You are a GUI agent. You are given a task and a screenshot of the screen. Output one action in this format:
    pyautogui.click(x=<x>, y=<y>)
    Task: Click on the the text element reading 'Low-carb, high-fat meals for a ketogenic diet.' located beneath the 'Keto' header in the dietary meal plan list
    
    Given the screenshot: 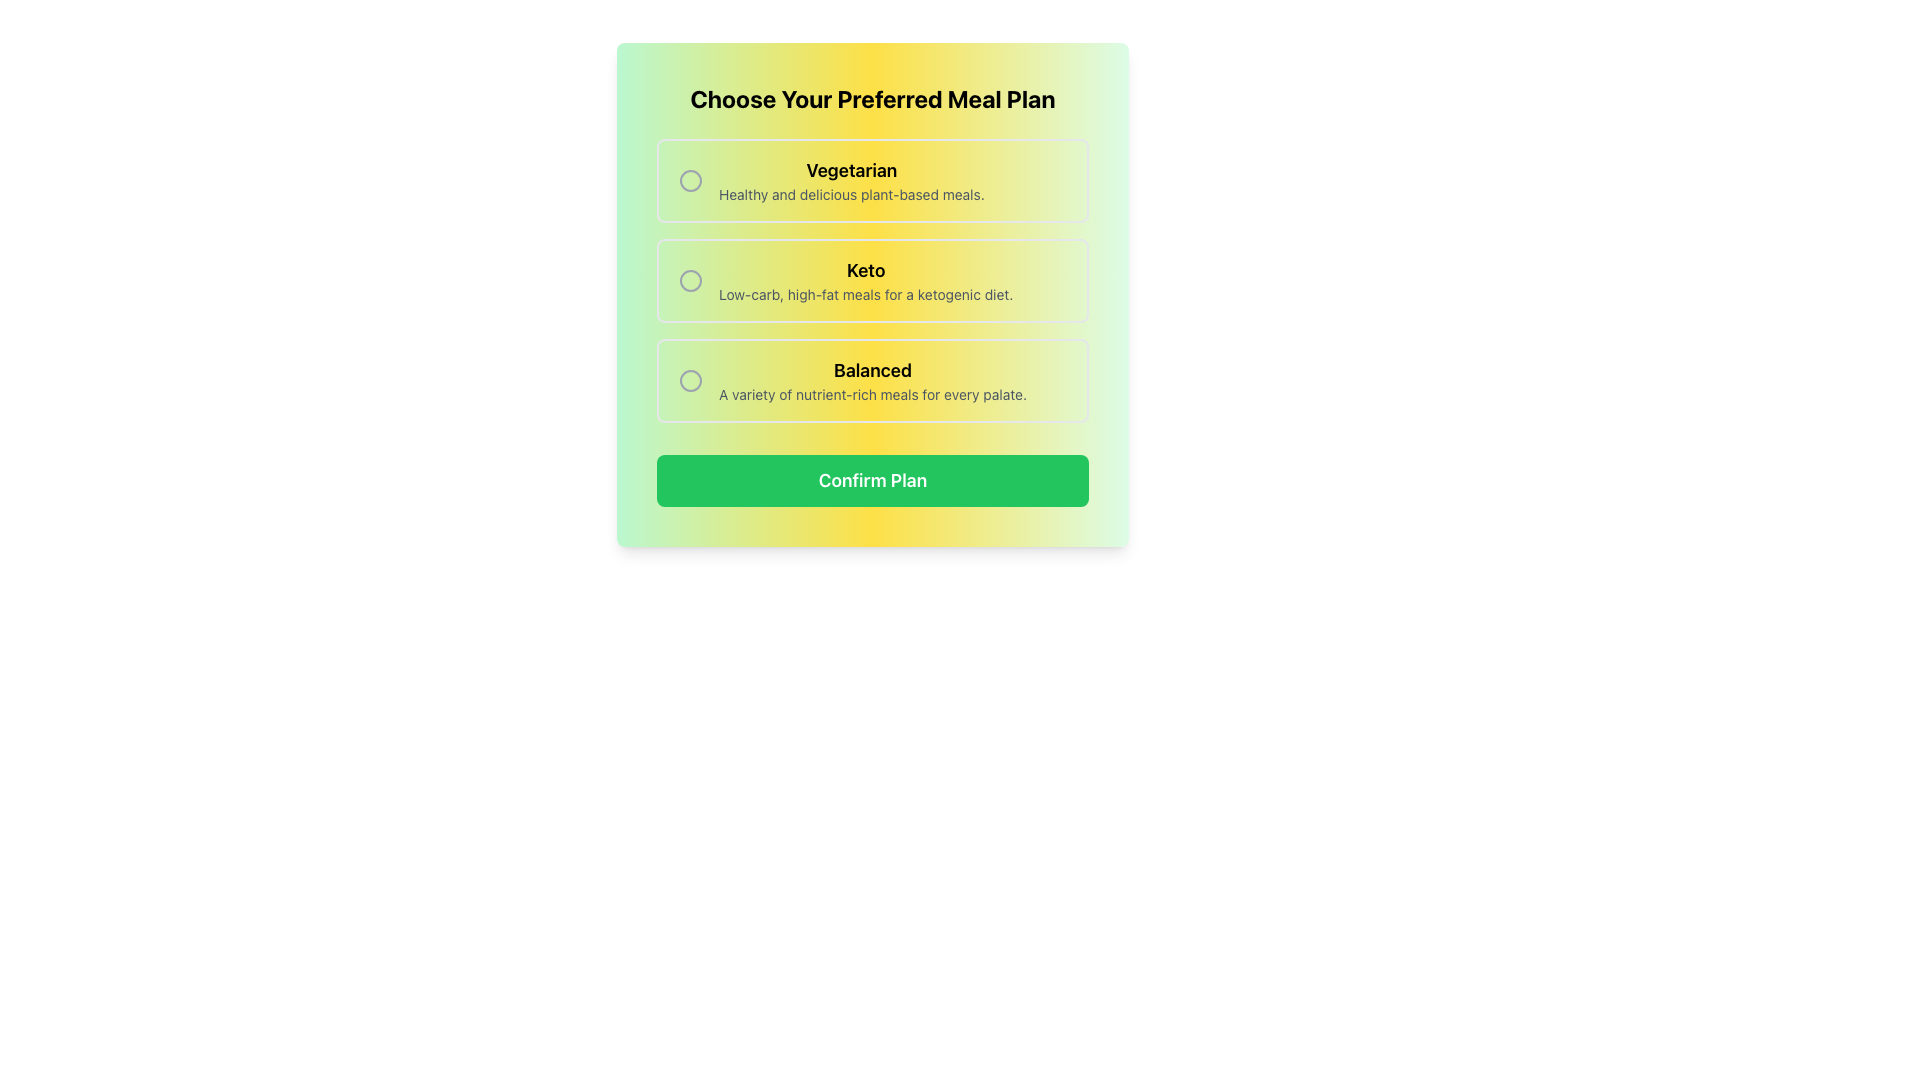 What is the action you would take?
    pyautogui.click(x=866, y=294)
    